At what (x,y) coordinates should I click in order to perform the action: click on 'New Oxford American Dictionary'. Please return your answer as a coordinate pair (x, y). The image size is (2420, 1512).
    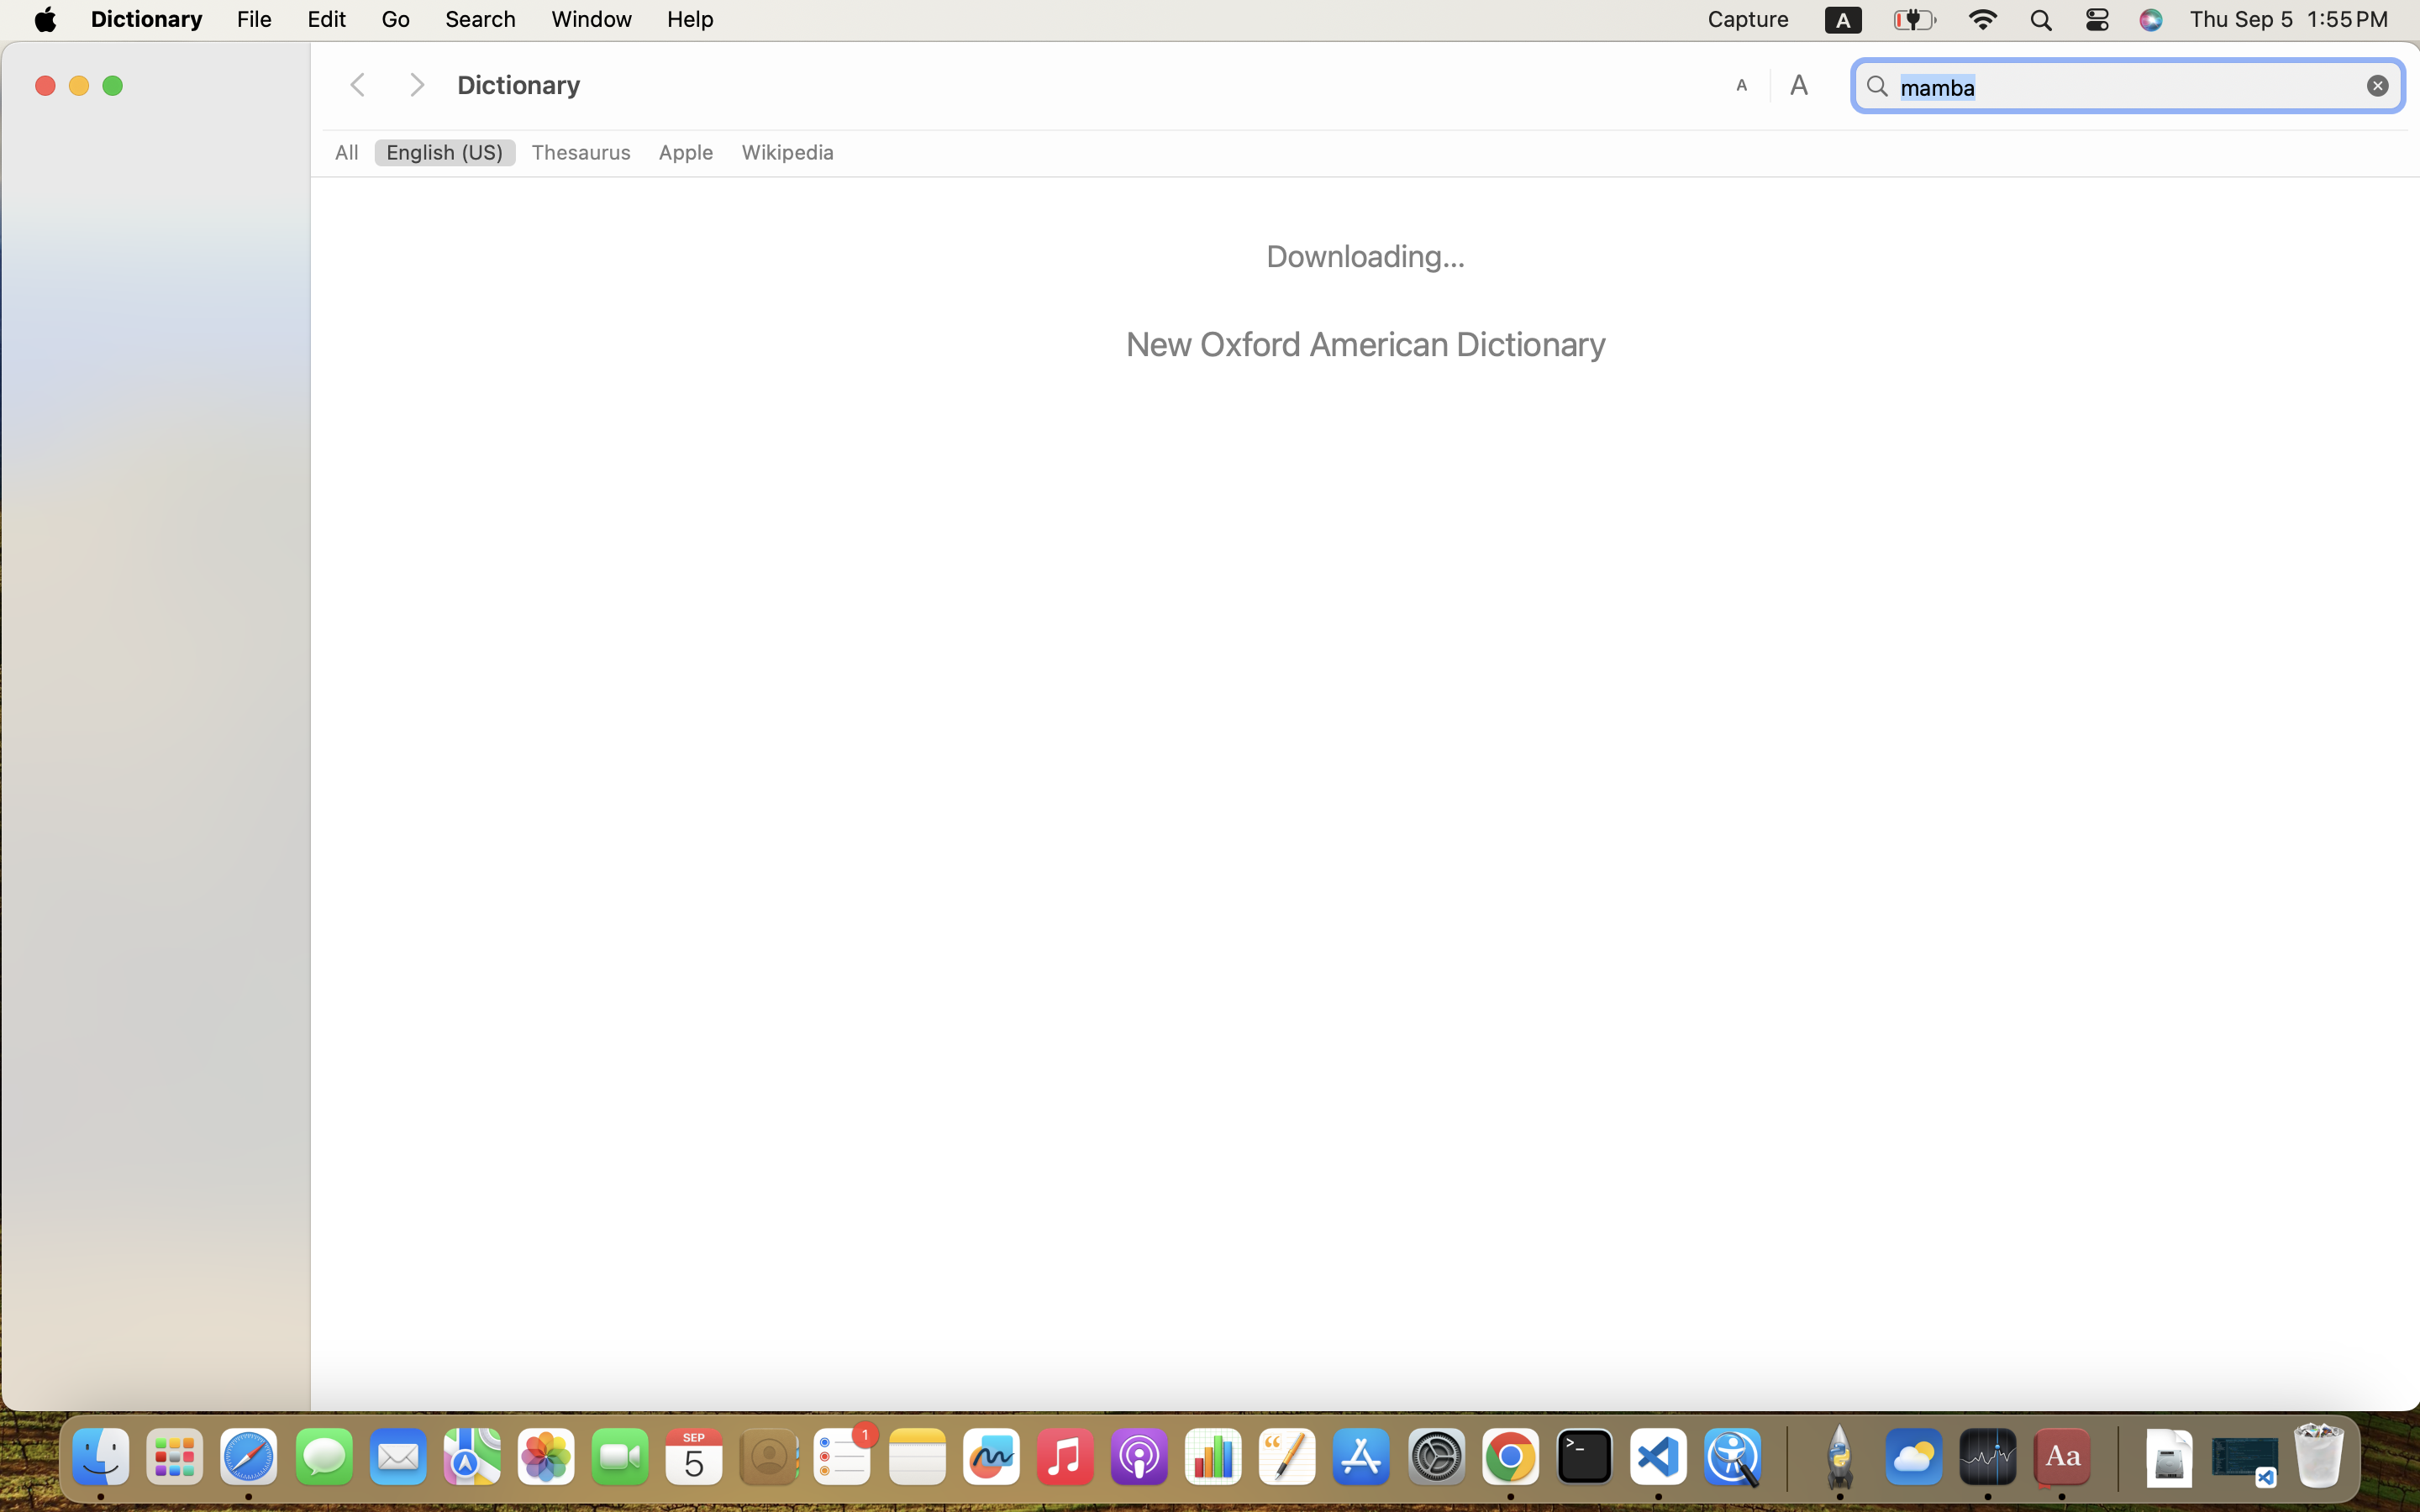
    Looking at the image, I should click on (1365, 343).